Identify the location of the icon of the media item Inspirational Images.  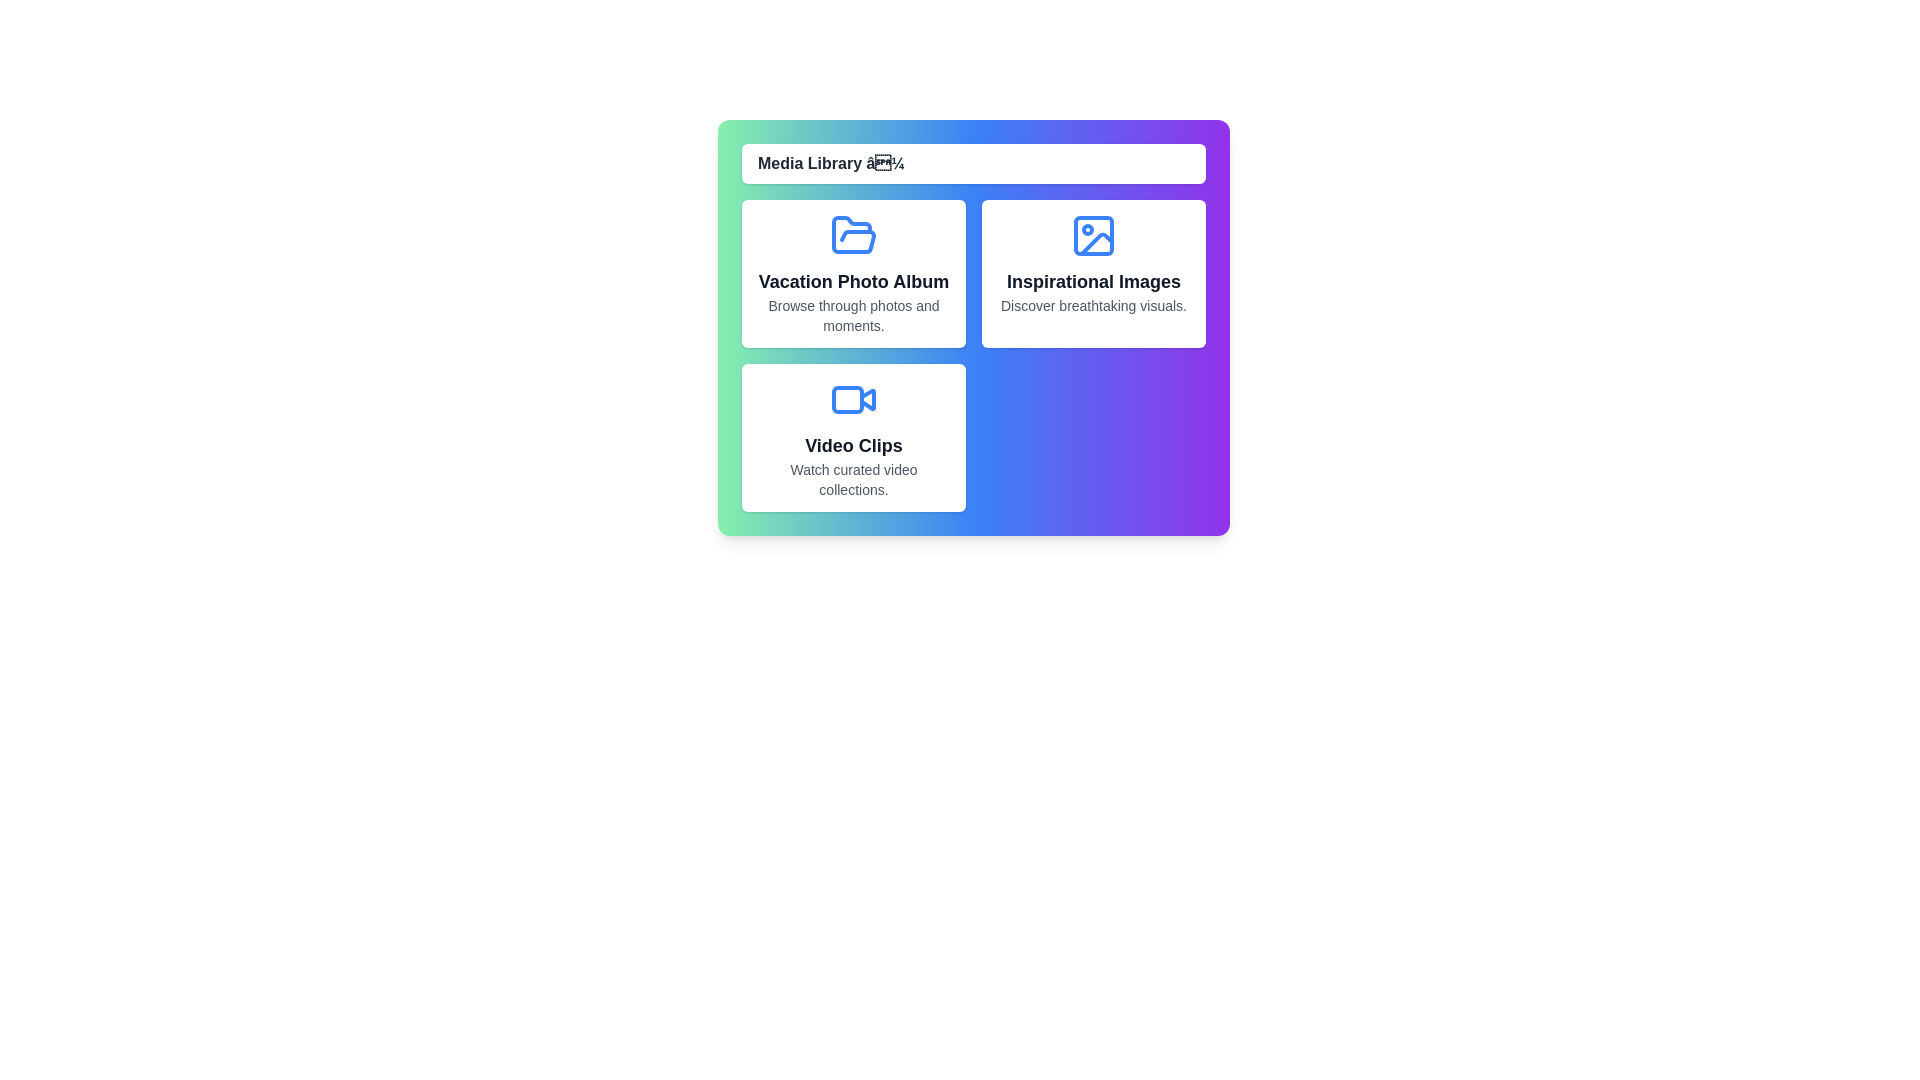
(1093, 234).